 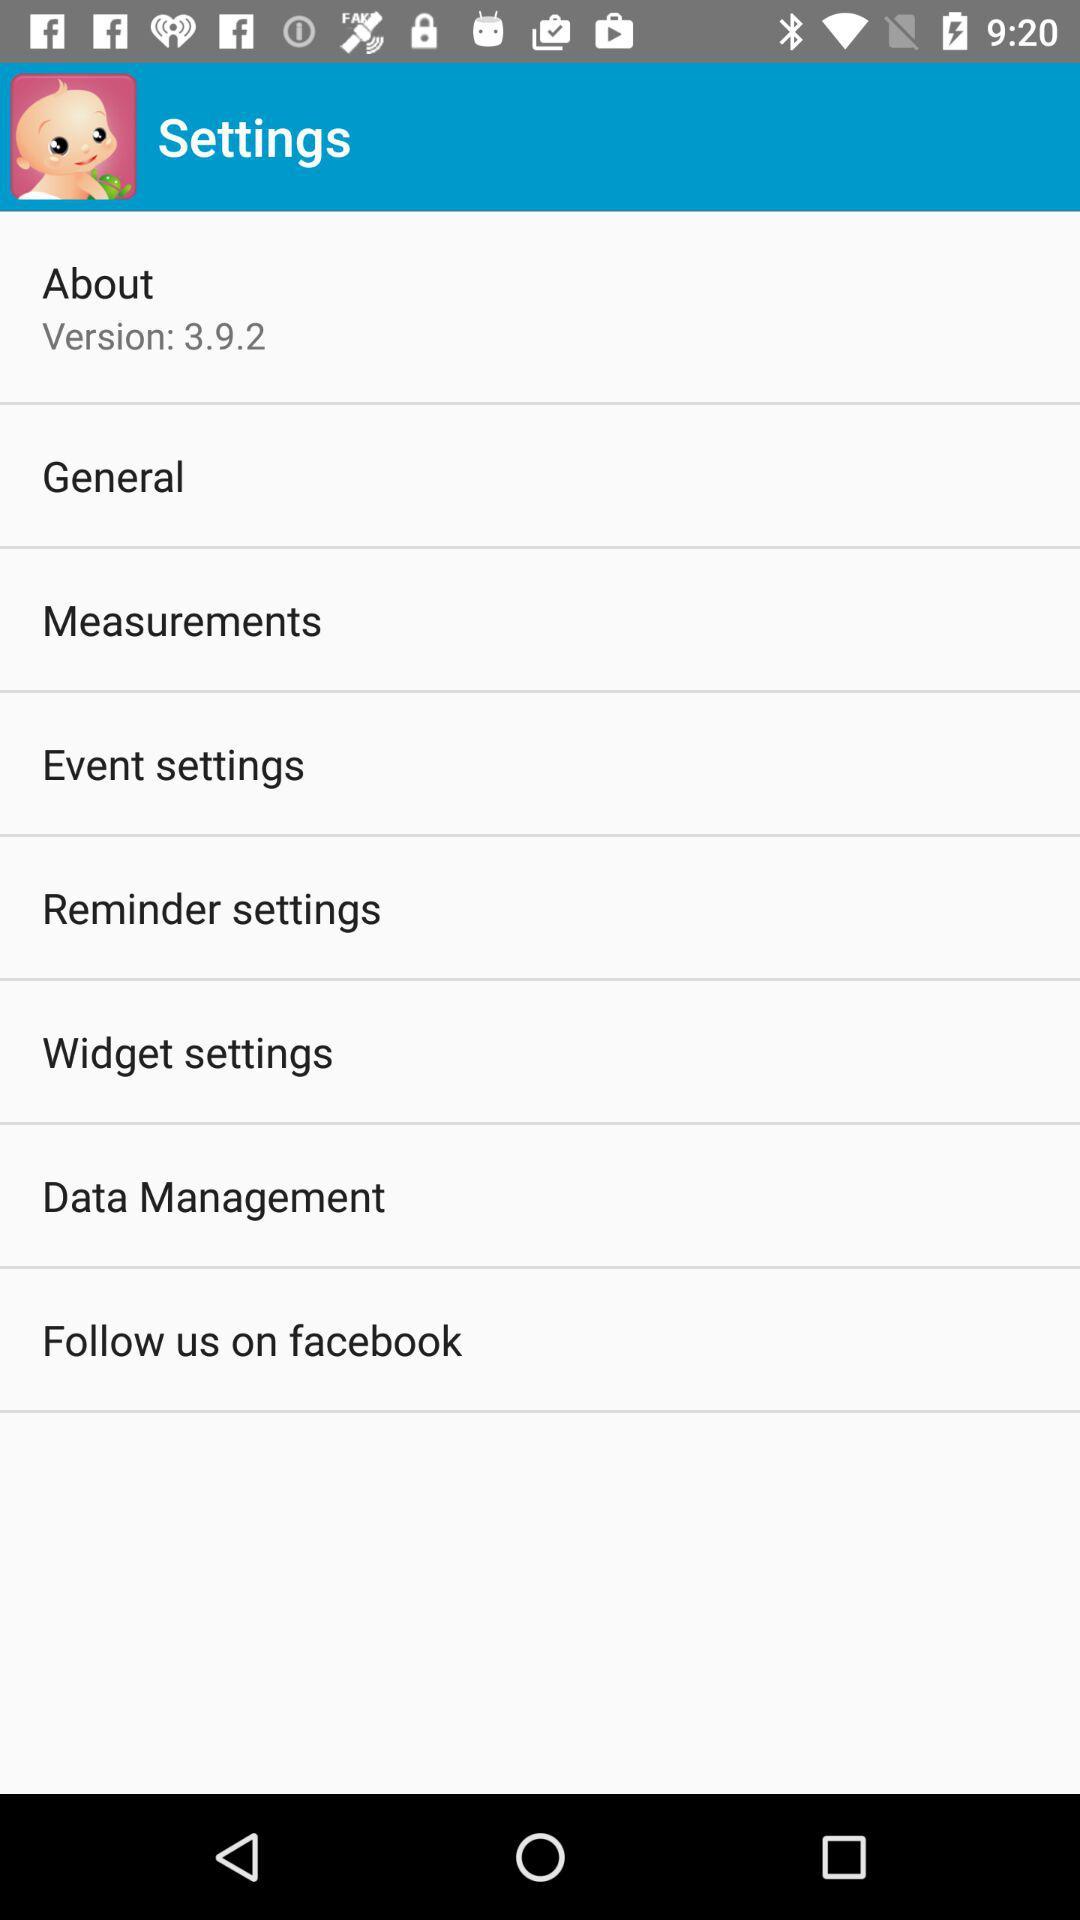 I want to click on the event settings icon, so click(x=172, y=762).